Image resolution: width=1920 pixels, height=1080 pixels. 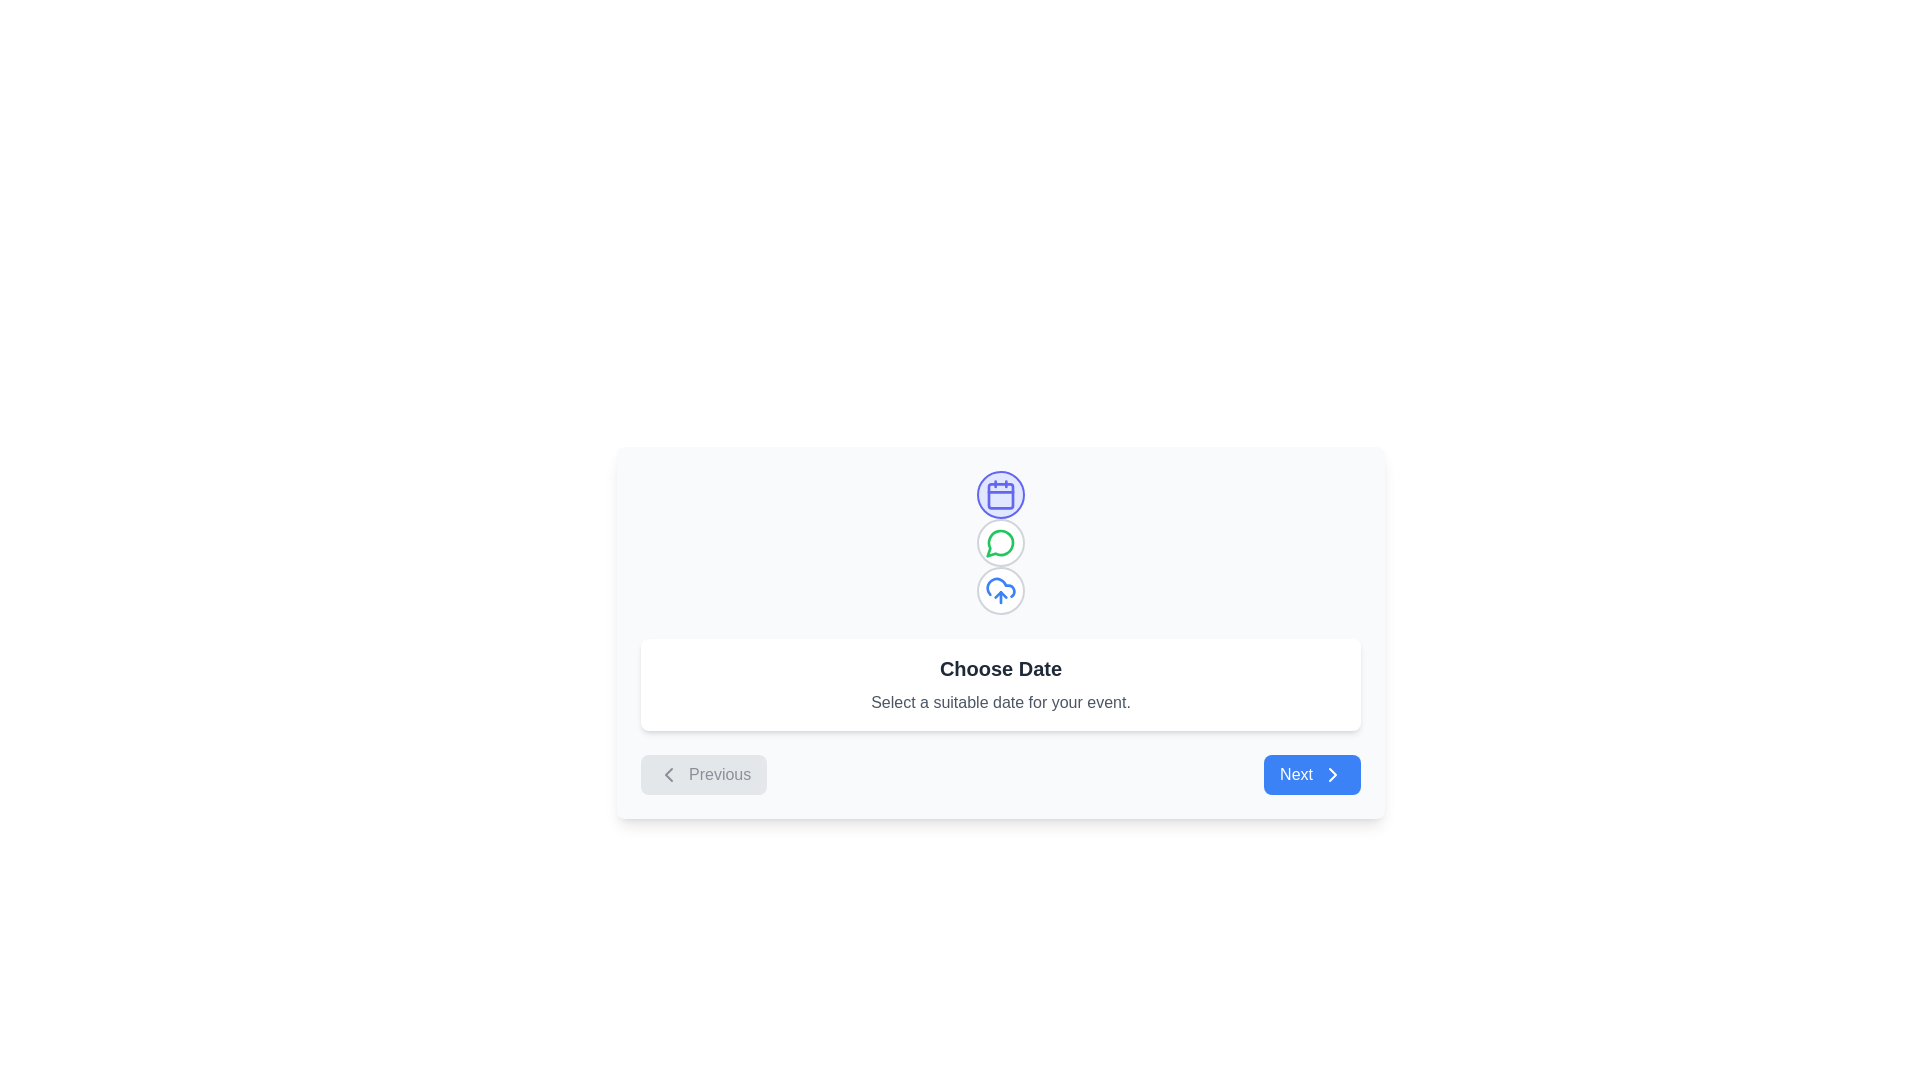 What do you see at coordinates (1001, 589) in the screenshot?
I see `the cloud upload icon located at the bottom of a vertical stack of three circular icons, positioned centrally within the layout` at bounding box center [1001, 589].